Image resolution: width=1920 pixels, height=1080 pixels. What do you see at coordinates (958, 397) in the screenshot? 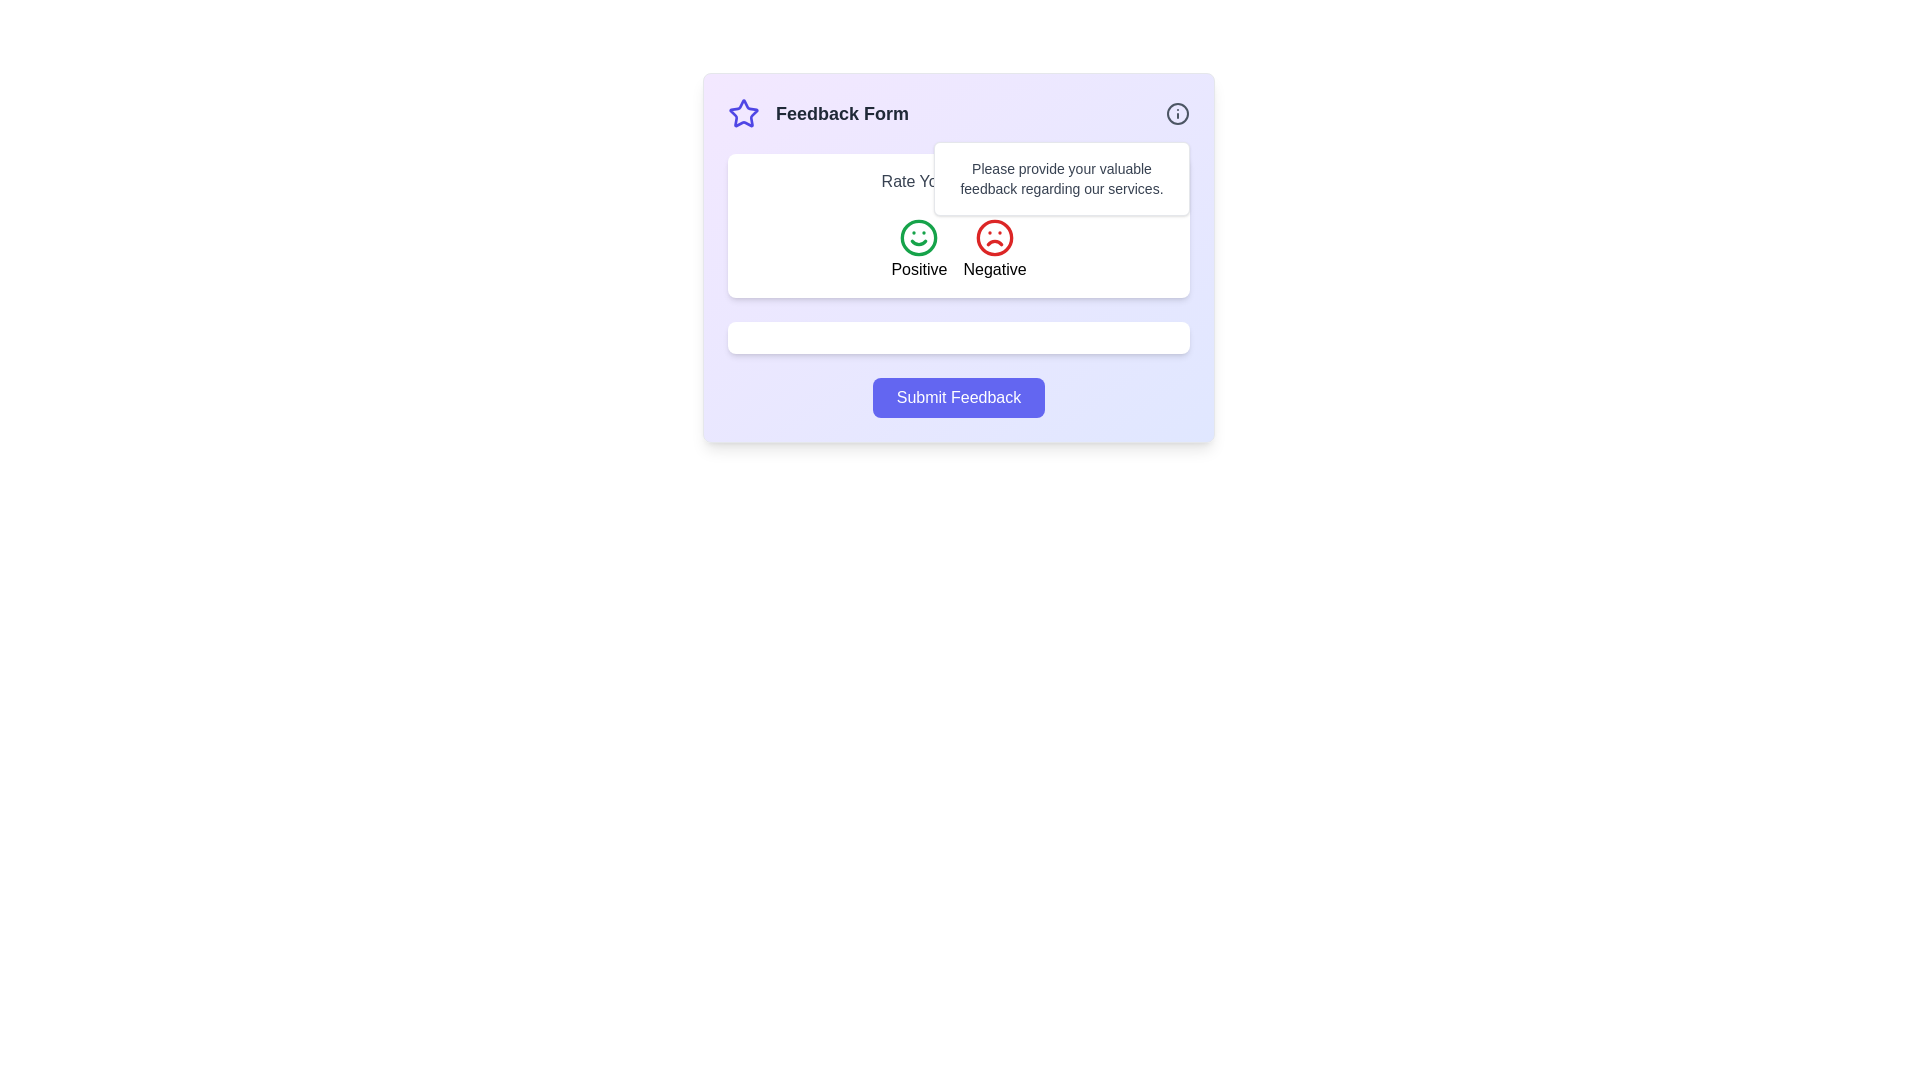
I see `the 'Submit Feedback' button, which is a blue rectangular button with white text and rounded corners, located at the bottom of the feedback form` at bounding box center [958, 397].